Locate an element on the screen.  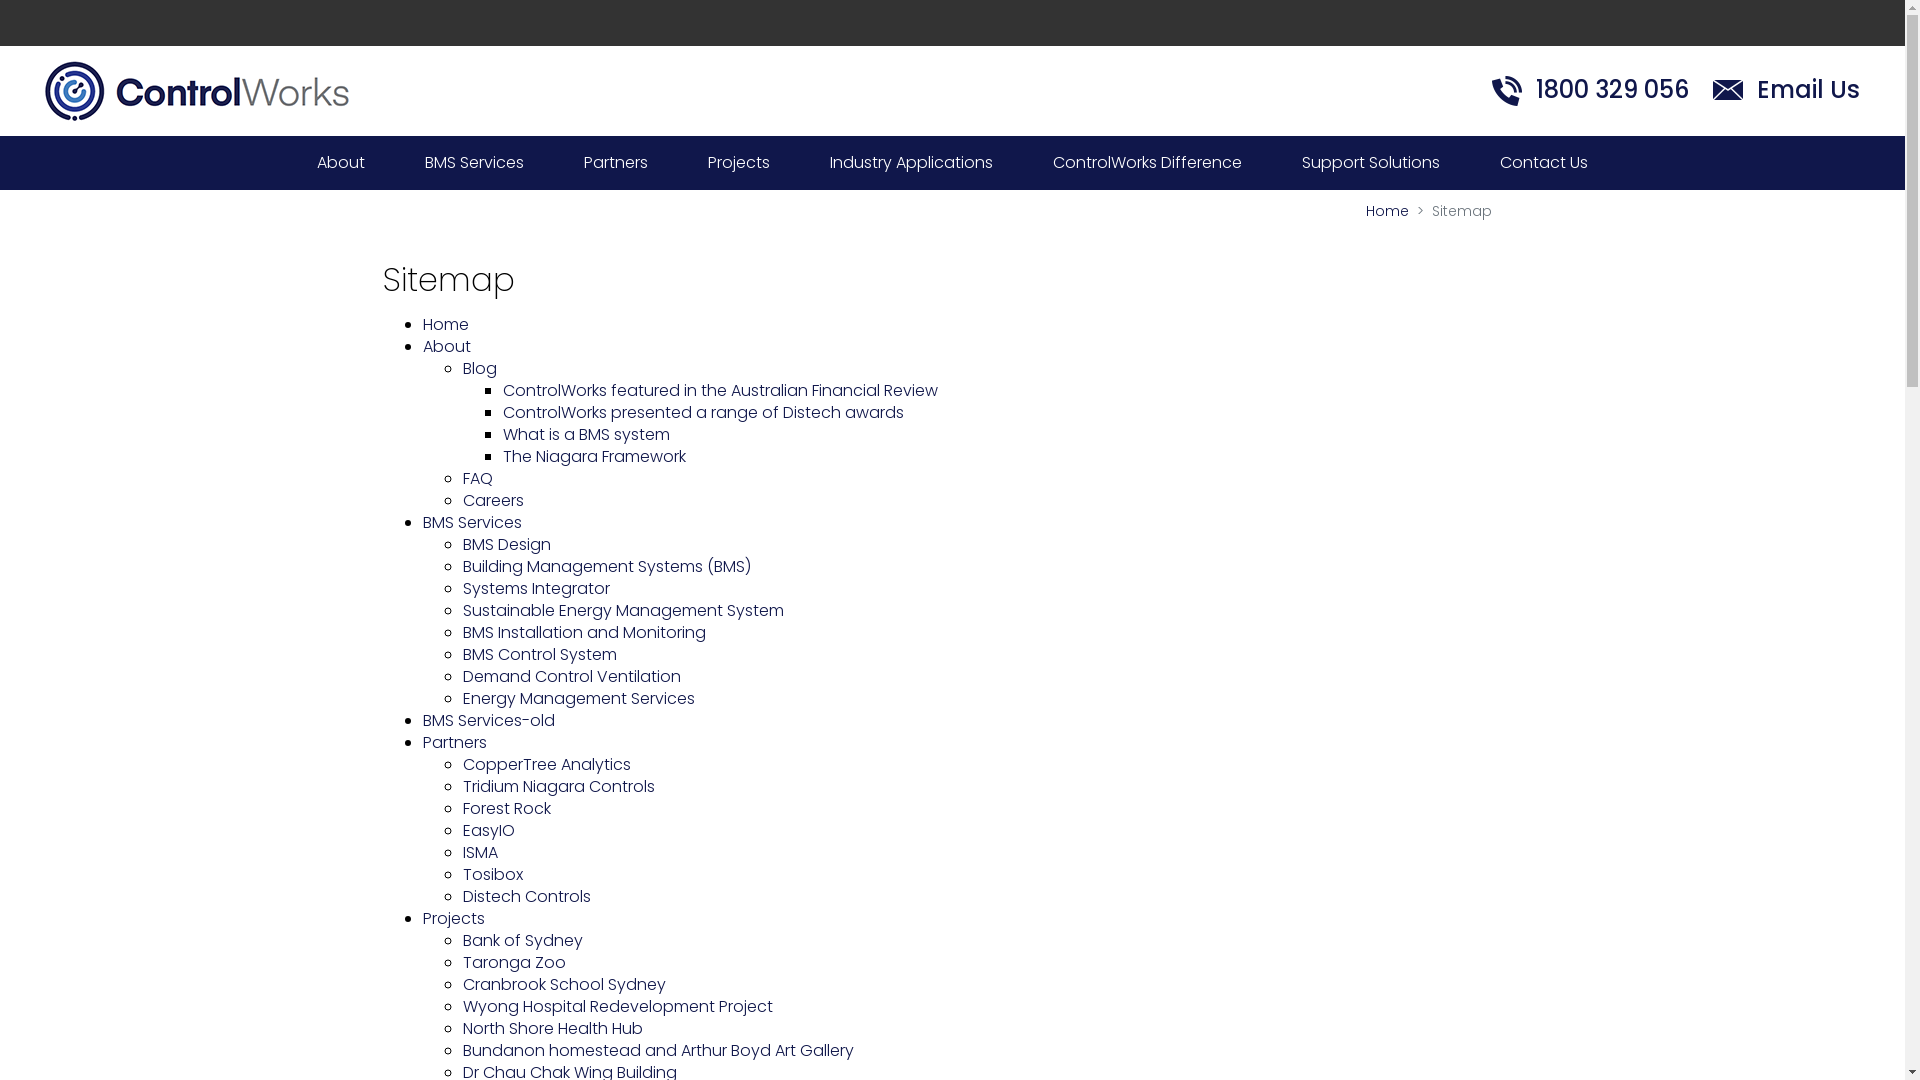
'1800 329 056' is located at coordinates (1589, 88).